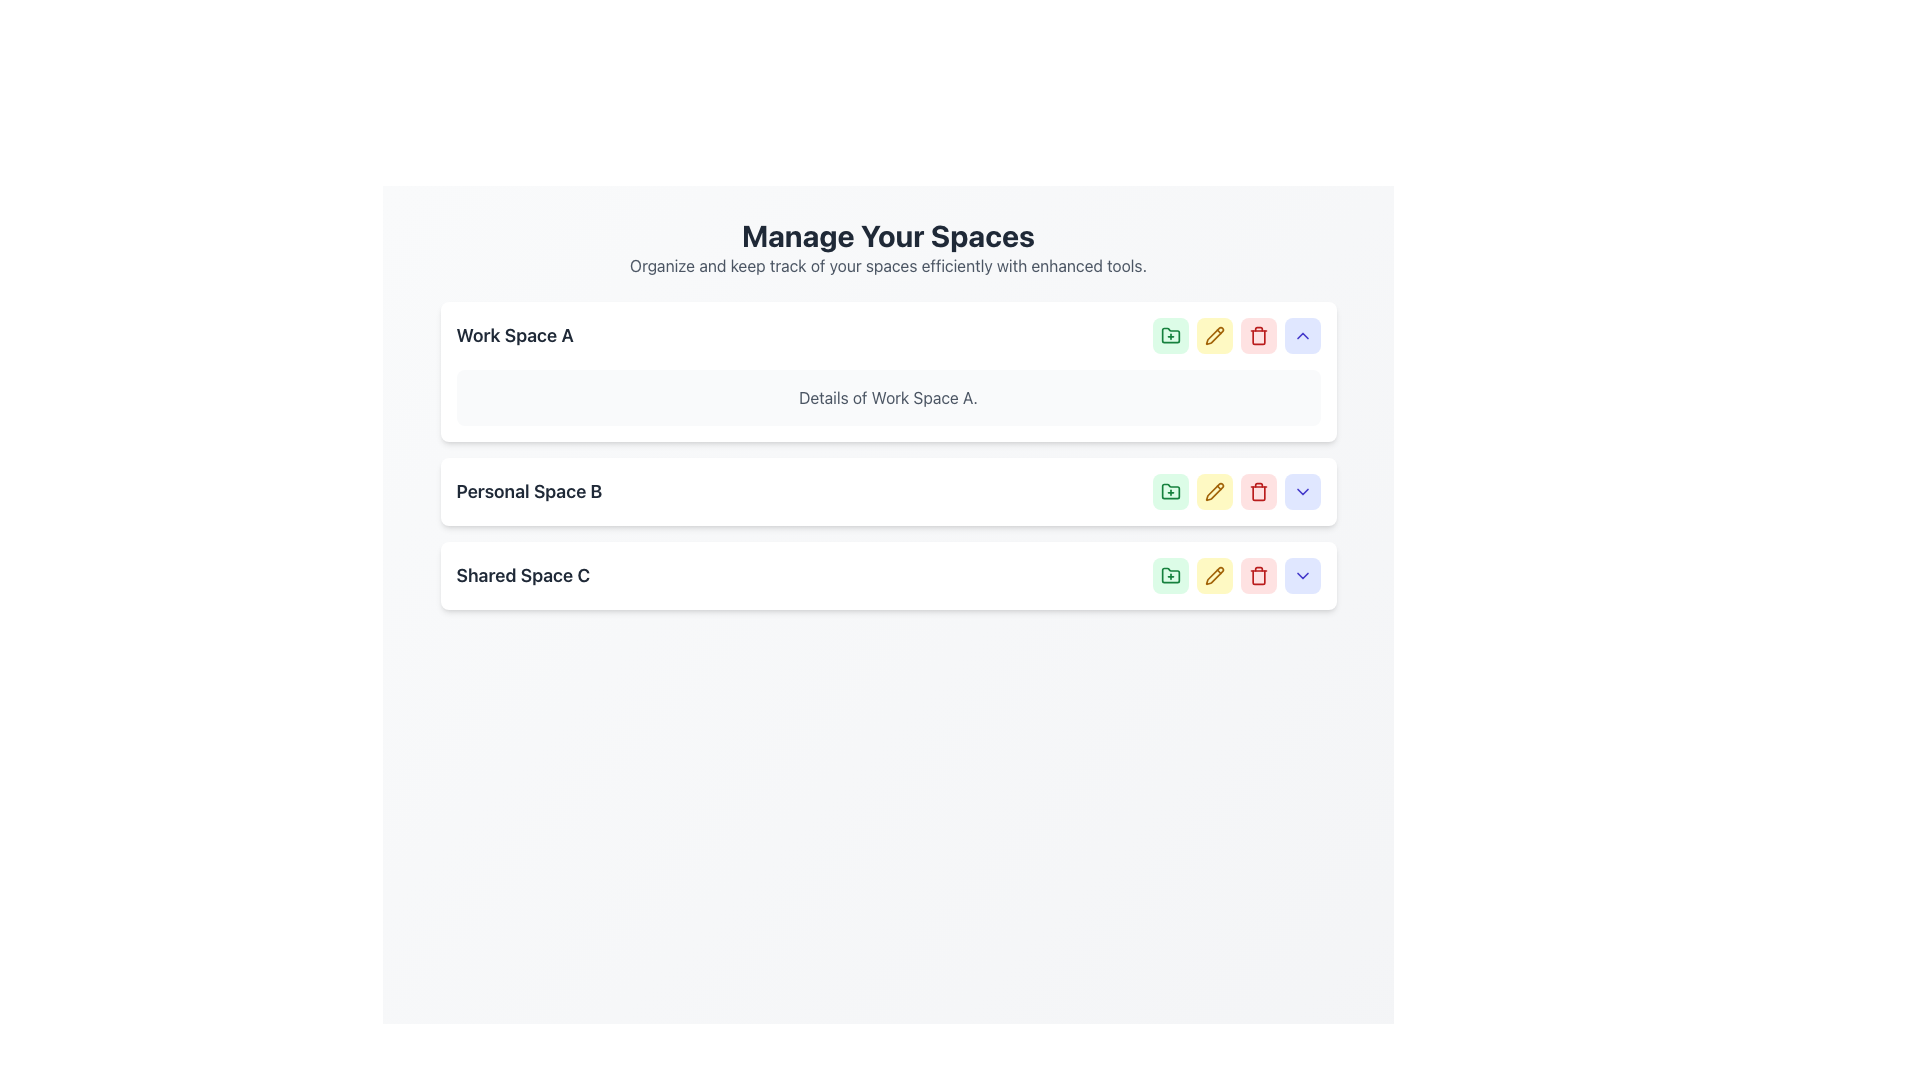 The image size is (1920, 1080). Describe the element at coordinates (1257, 492) in the screenshot. I see `the trash can icon button, which is a red SVG graphic with a light red background, located in the control bar of 'Work Space A' as the third icon from the left` at that location.